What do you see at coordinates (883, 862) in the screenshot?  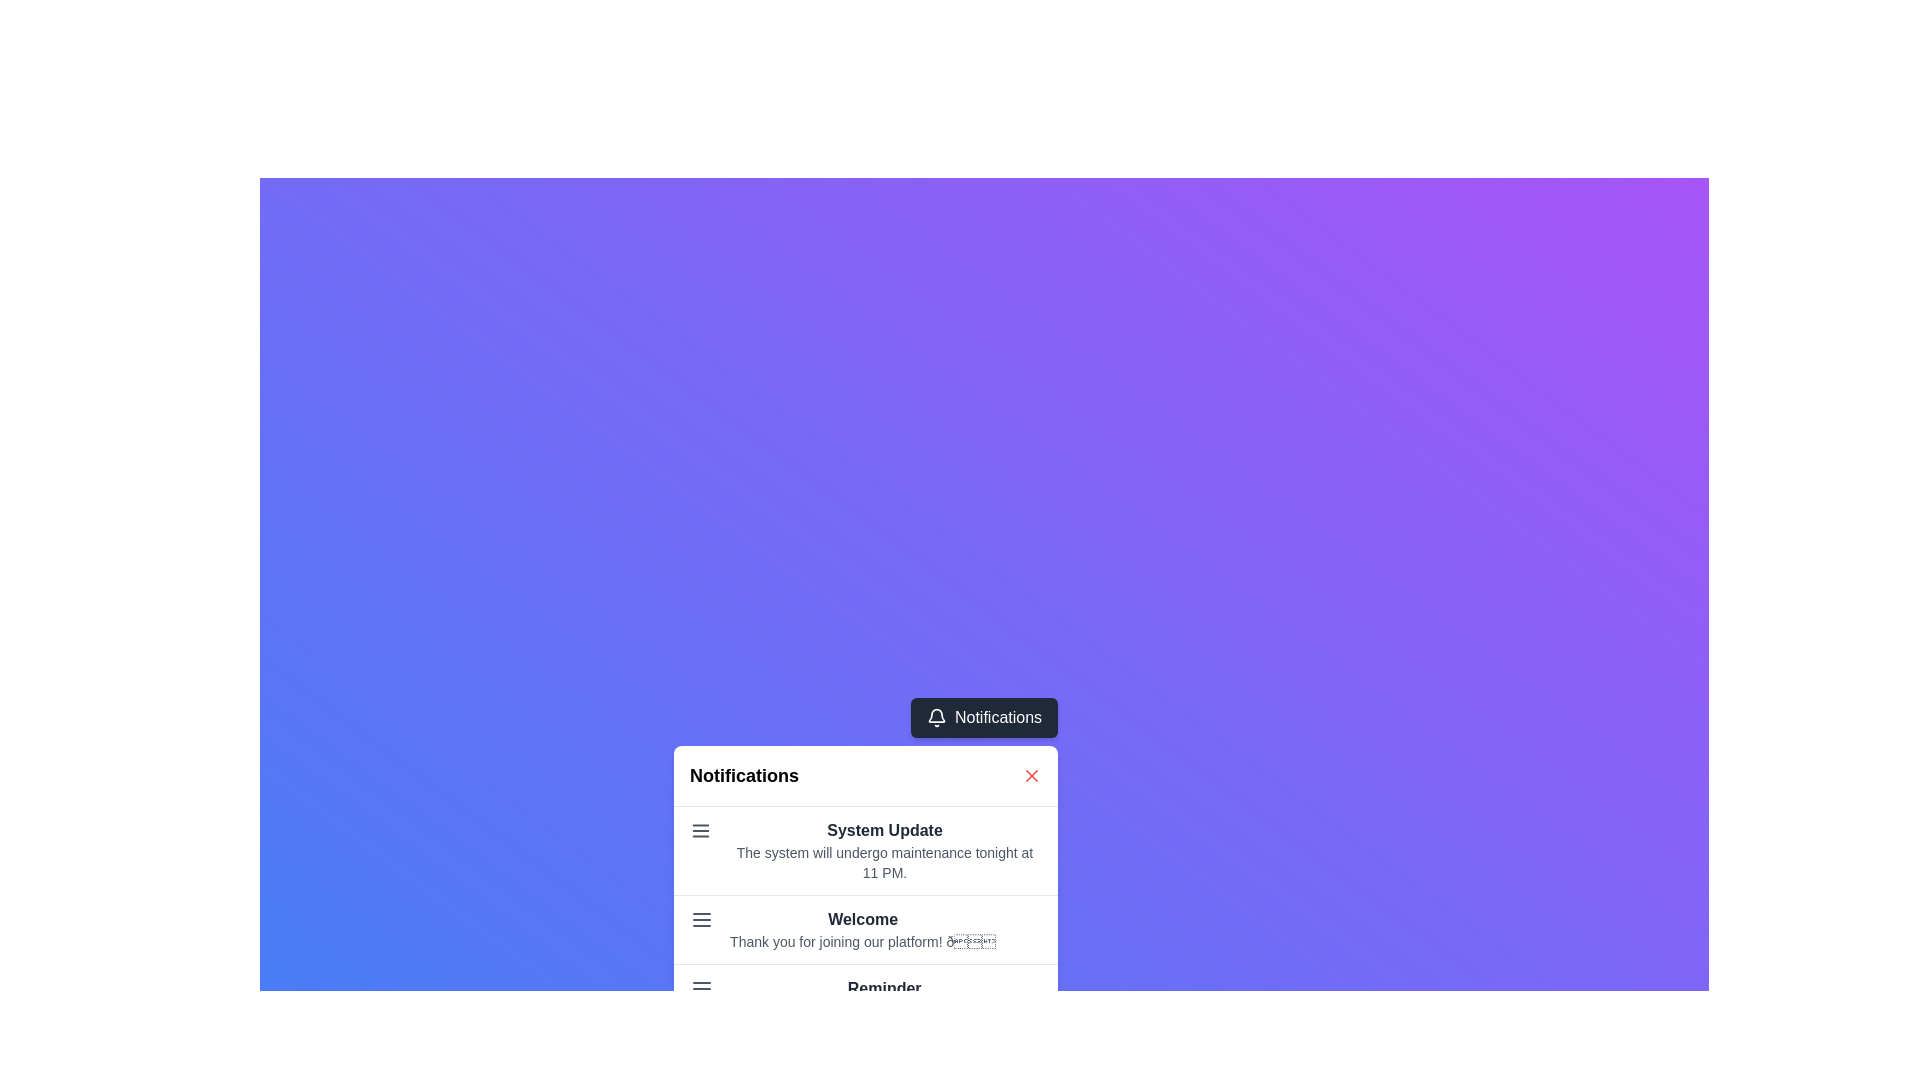 I see `the text label displaying the message 'The system will undergo maintenance tonight at 11 PM.' which is styled in a smaller, gray font and is positioned directly beneath the bolded title 'System Update' within the notification card` at bounding box center [883, 862].